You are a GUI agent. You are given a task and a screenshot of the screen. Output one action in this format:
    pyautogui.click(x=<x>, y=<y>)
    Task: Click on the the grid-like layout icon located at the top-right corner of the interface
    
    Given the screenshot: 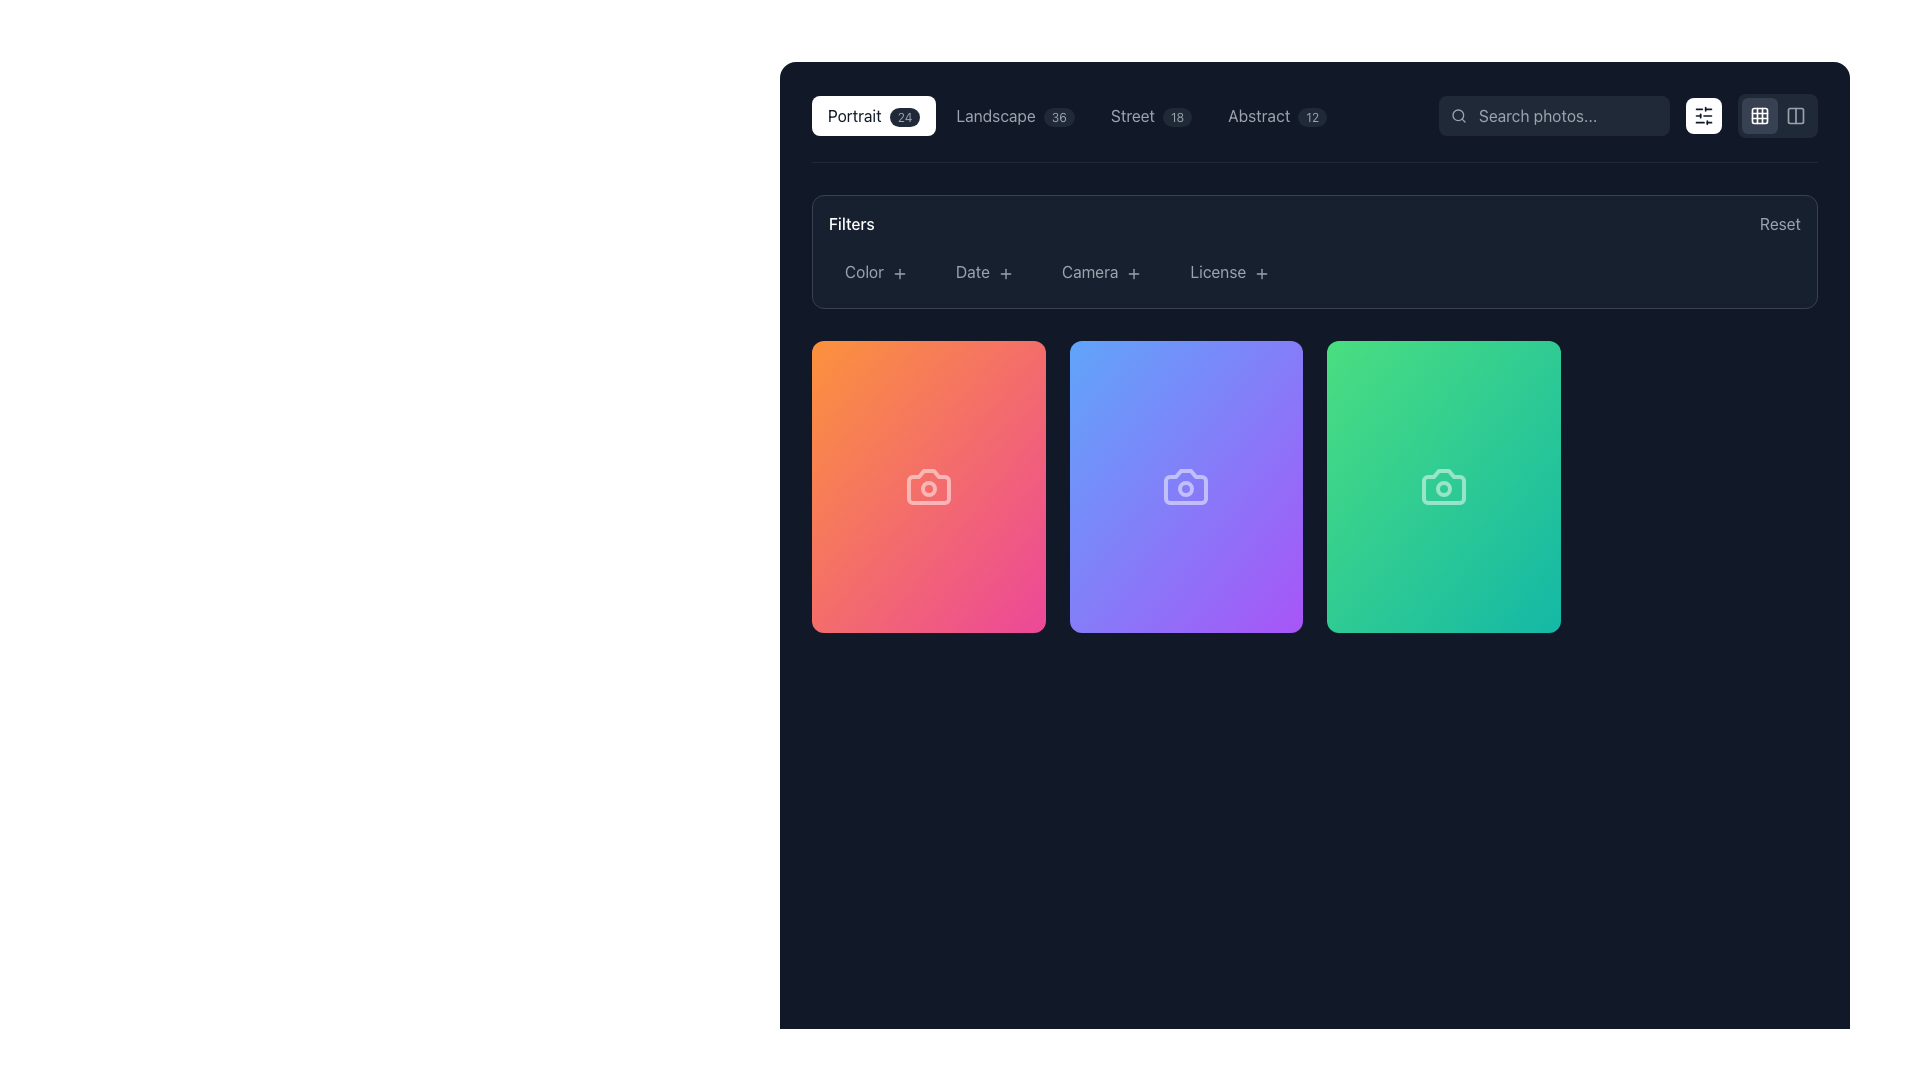 What is the action you would take?
    pyautogui.click(x=1795, y=115)
    